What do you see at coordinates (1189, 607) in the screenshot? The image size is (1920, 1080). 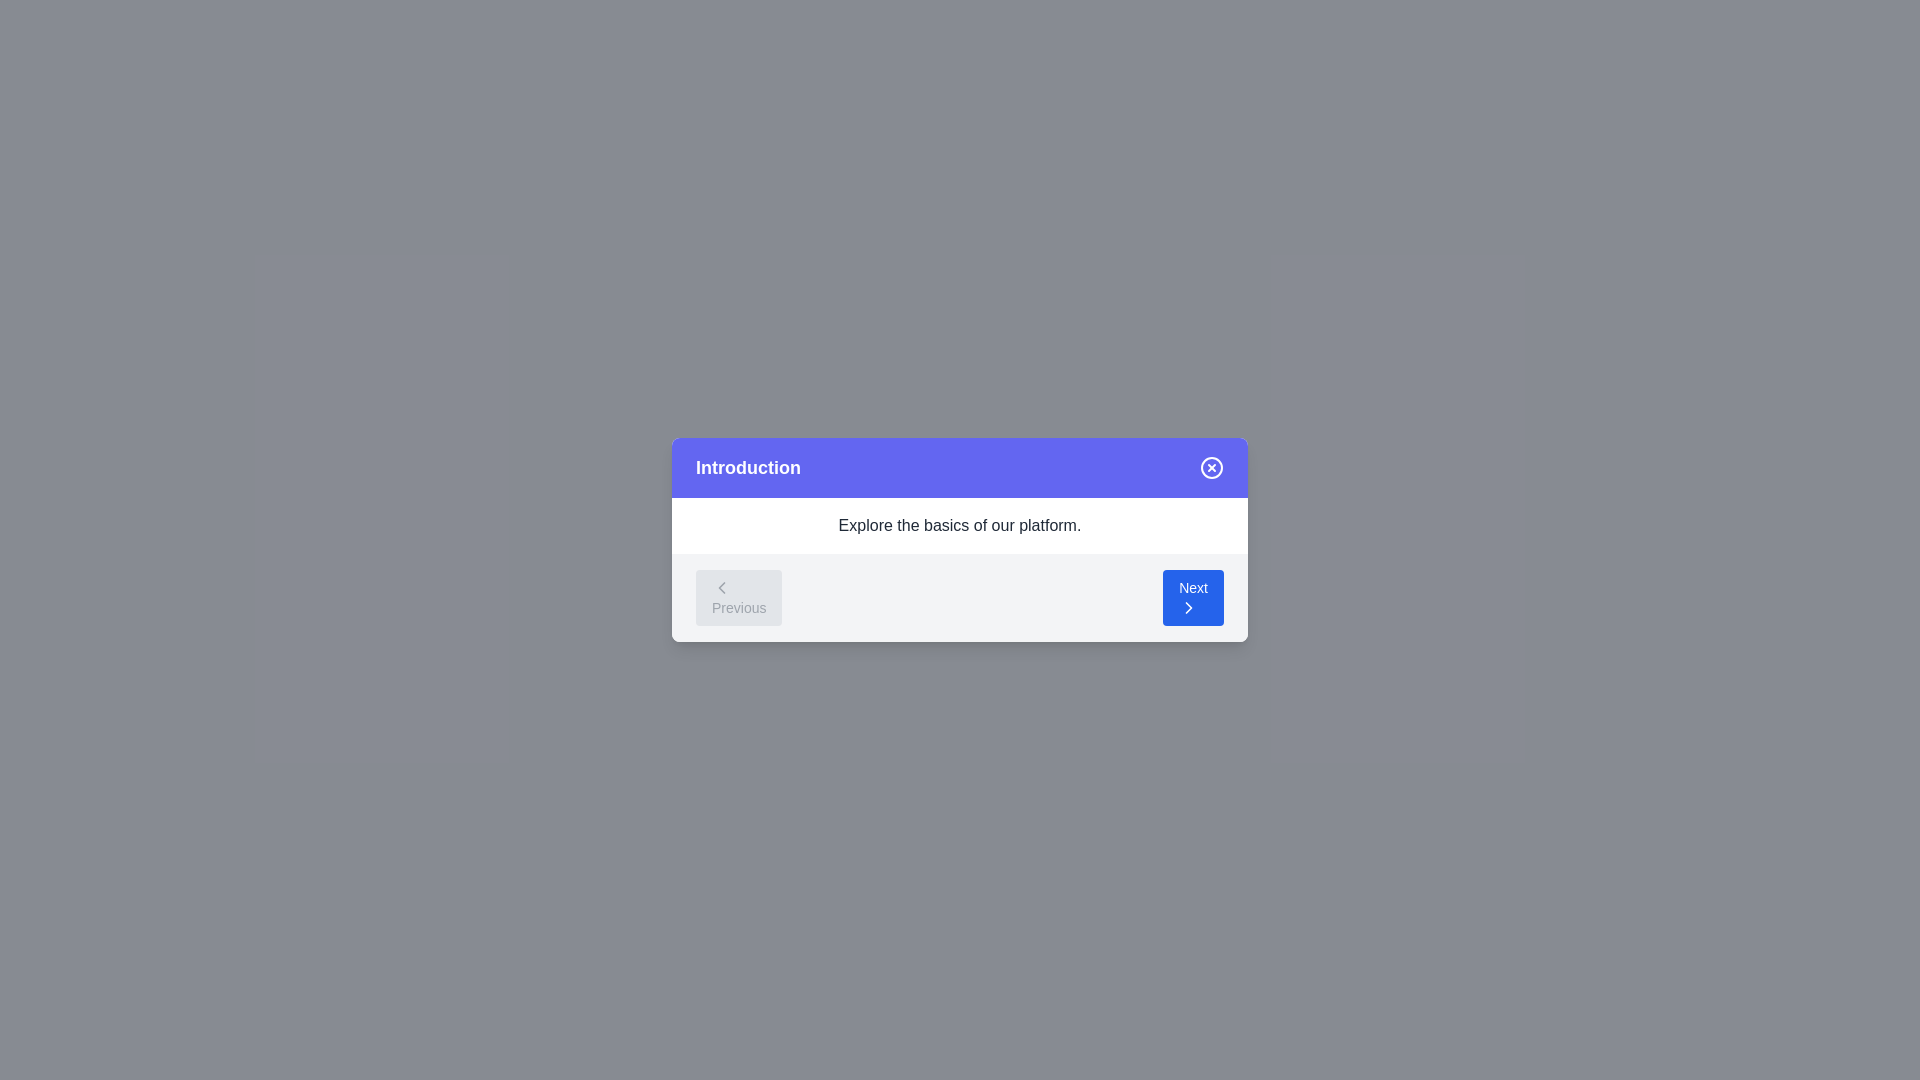 I see `the small right-facing chevron icon located inside the blue 'Next' button at the bottom-right corner of the dialog box` at bounding box center [1189, 607].